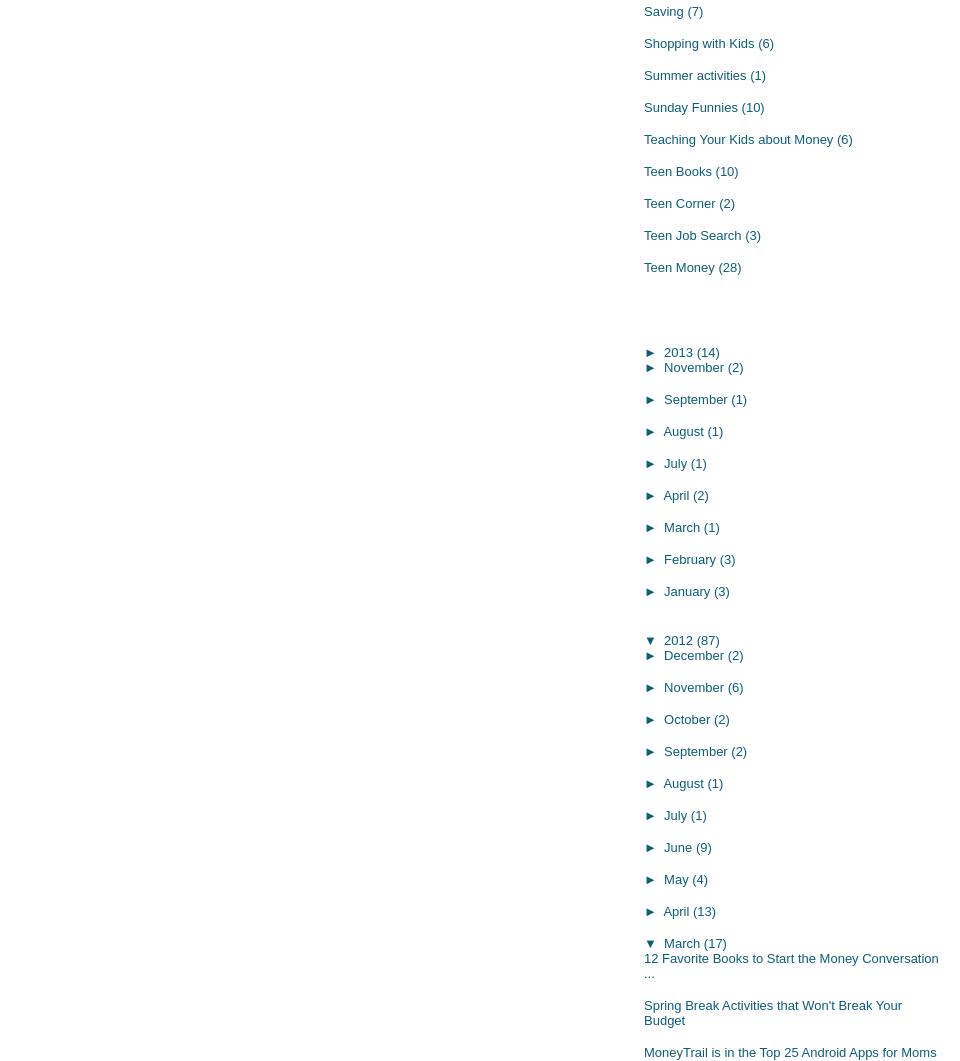  What do you see at coordinates (688, 718) in the screenshot?
I see `'October'` at bounding box center [688, 718].